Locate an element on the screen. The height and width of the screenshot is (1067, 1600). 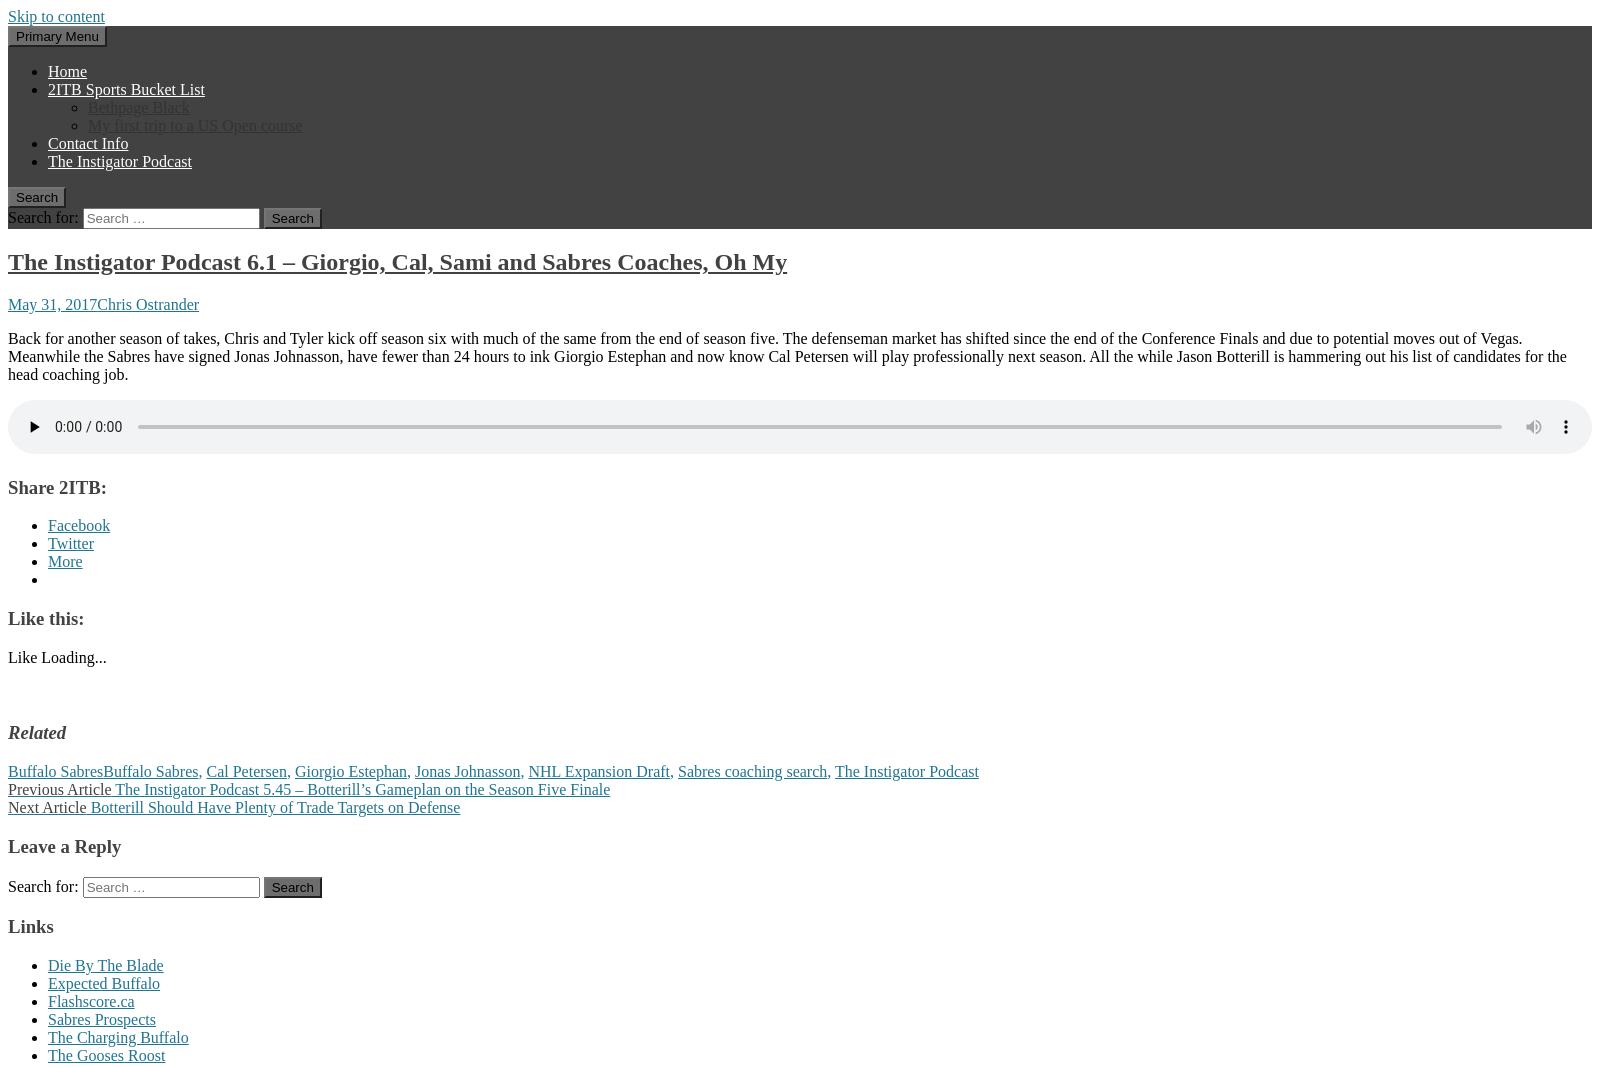
'Primary Menu' is located at coordinates (15, 35).